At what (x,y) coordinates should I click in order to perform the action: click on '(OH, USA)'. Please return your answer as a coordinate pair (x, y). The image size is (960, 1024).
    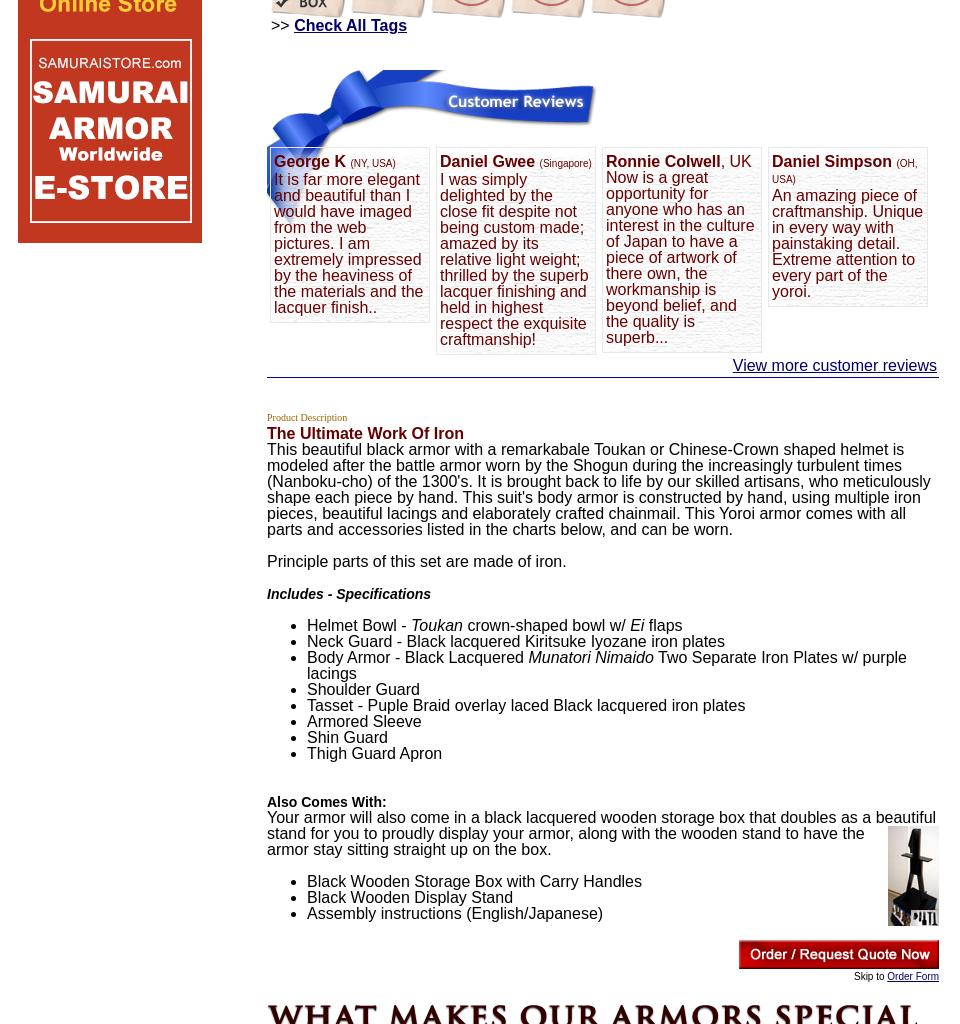
    Looking at the image, I should click on (843, 171).